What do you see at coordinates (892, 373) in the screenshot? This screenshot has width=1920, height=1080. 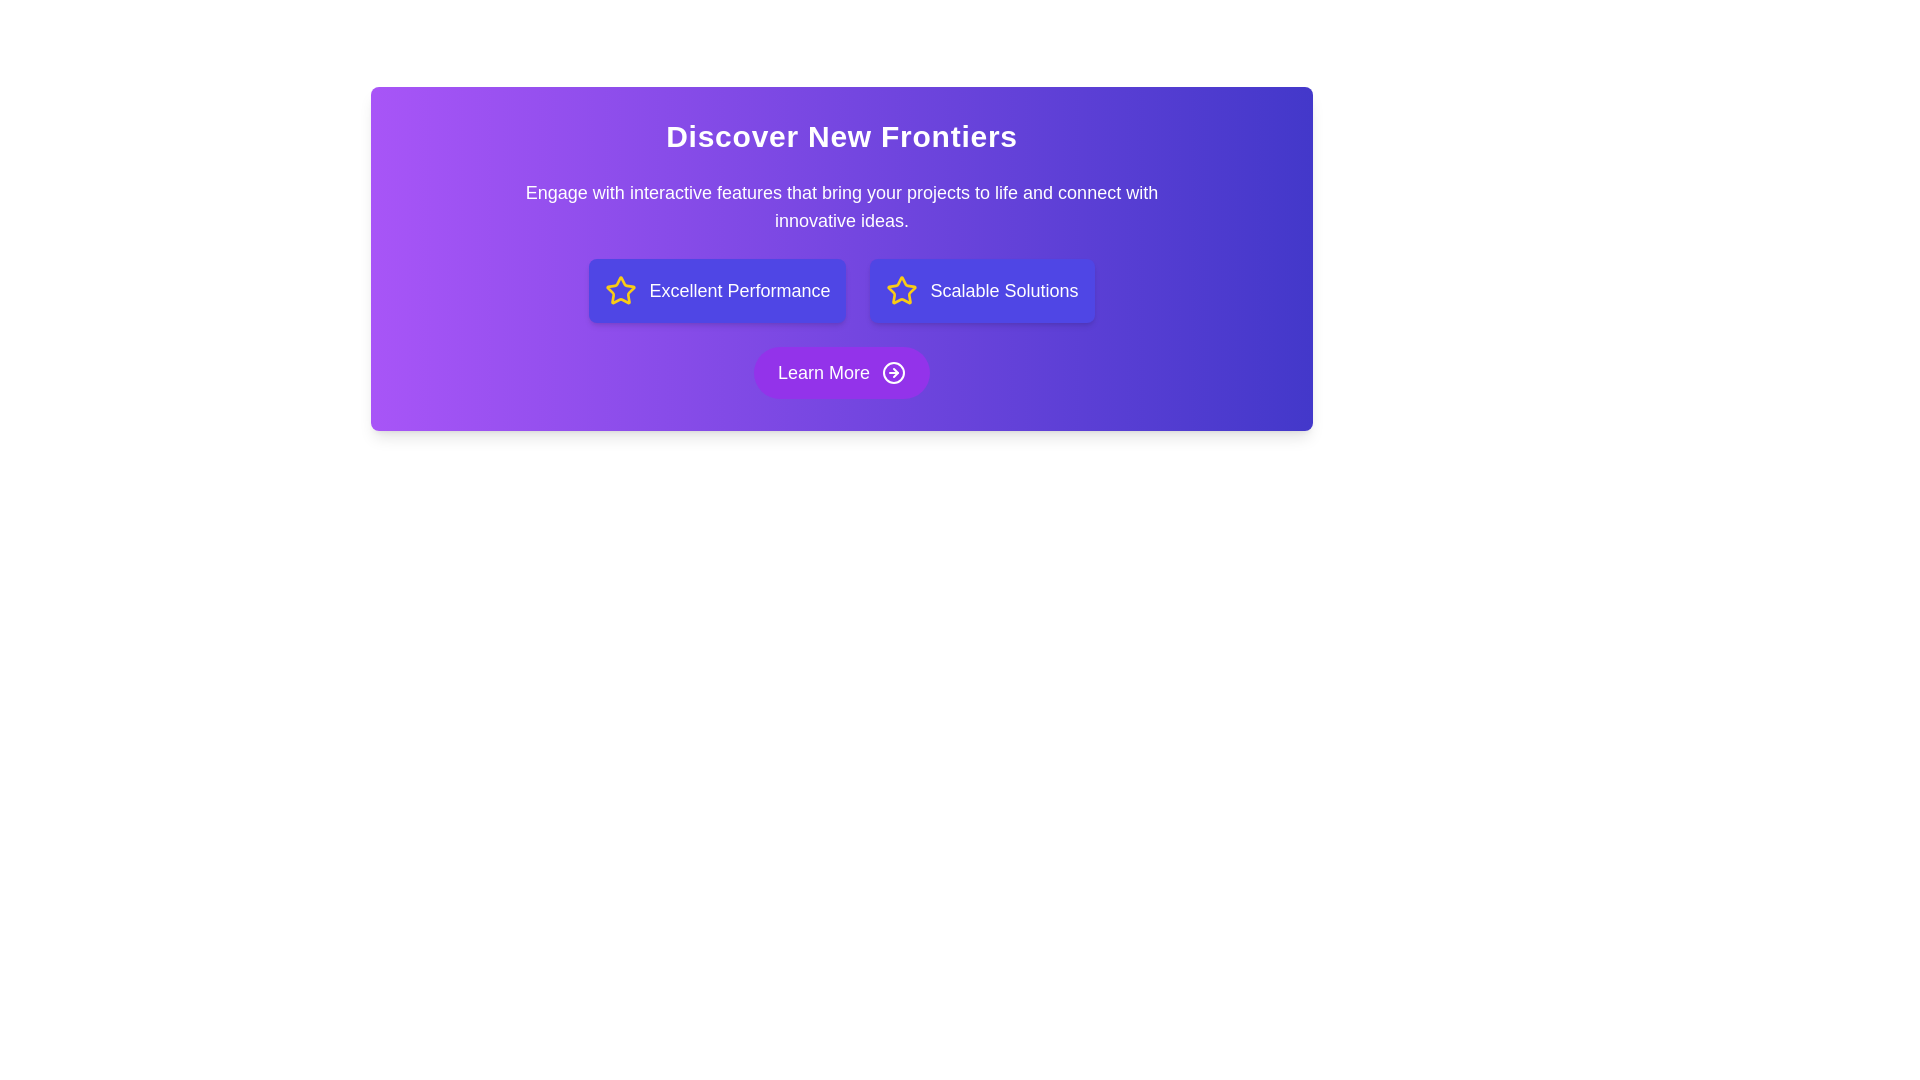 I see `the circular icon with an outward-pointing arrow, which is positioned to the right side of the 'Learn More' button at the bottom center of the main content area` at bounding box center [892, 373].